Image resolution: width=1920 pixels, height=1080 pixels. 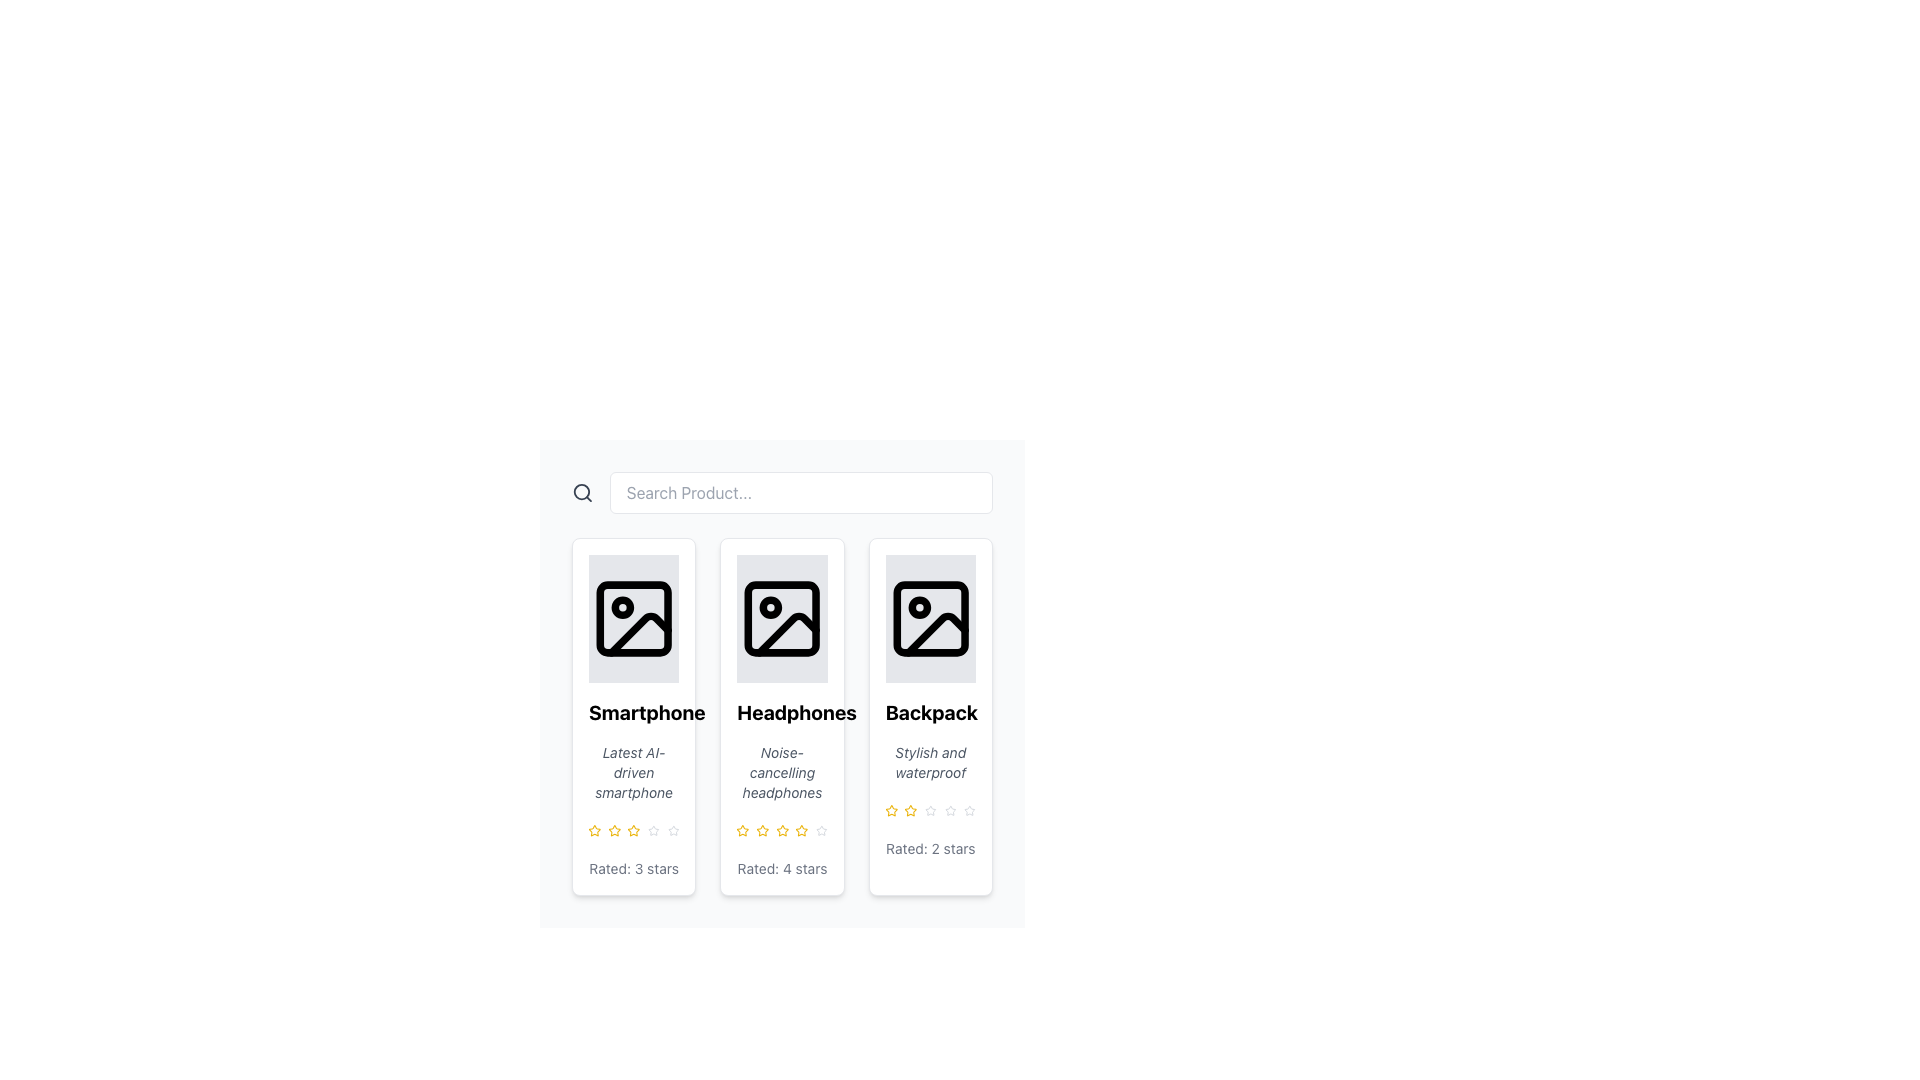 I want to click on the third yellow star icon in the rating sequence below the 'Headphones' product card, so click(x=761, y=830).